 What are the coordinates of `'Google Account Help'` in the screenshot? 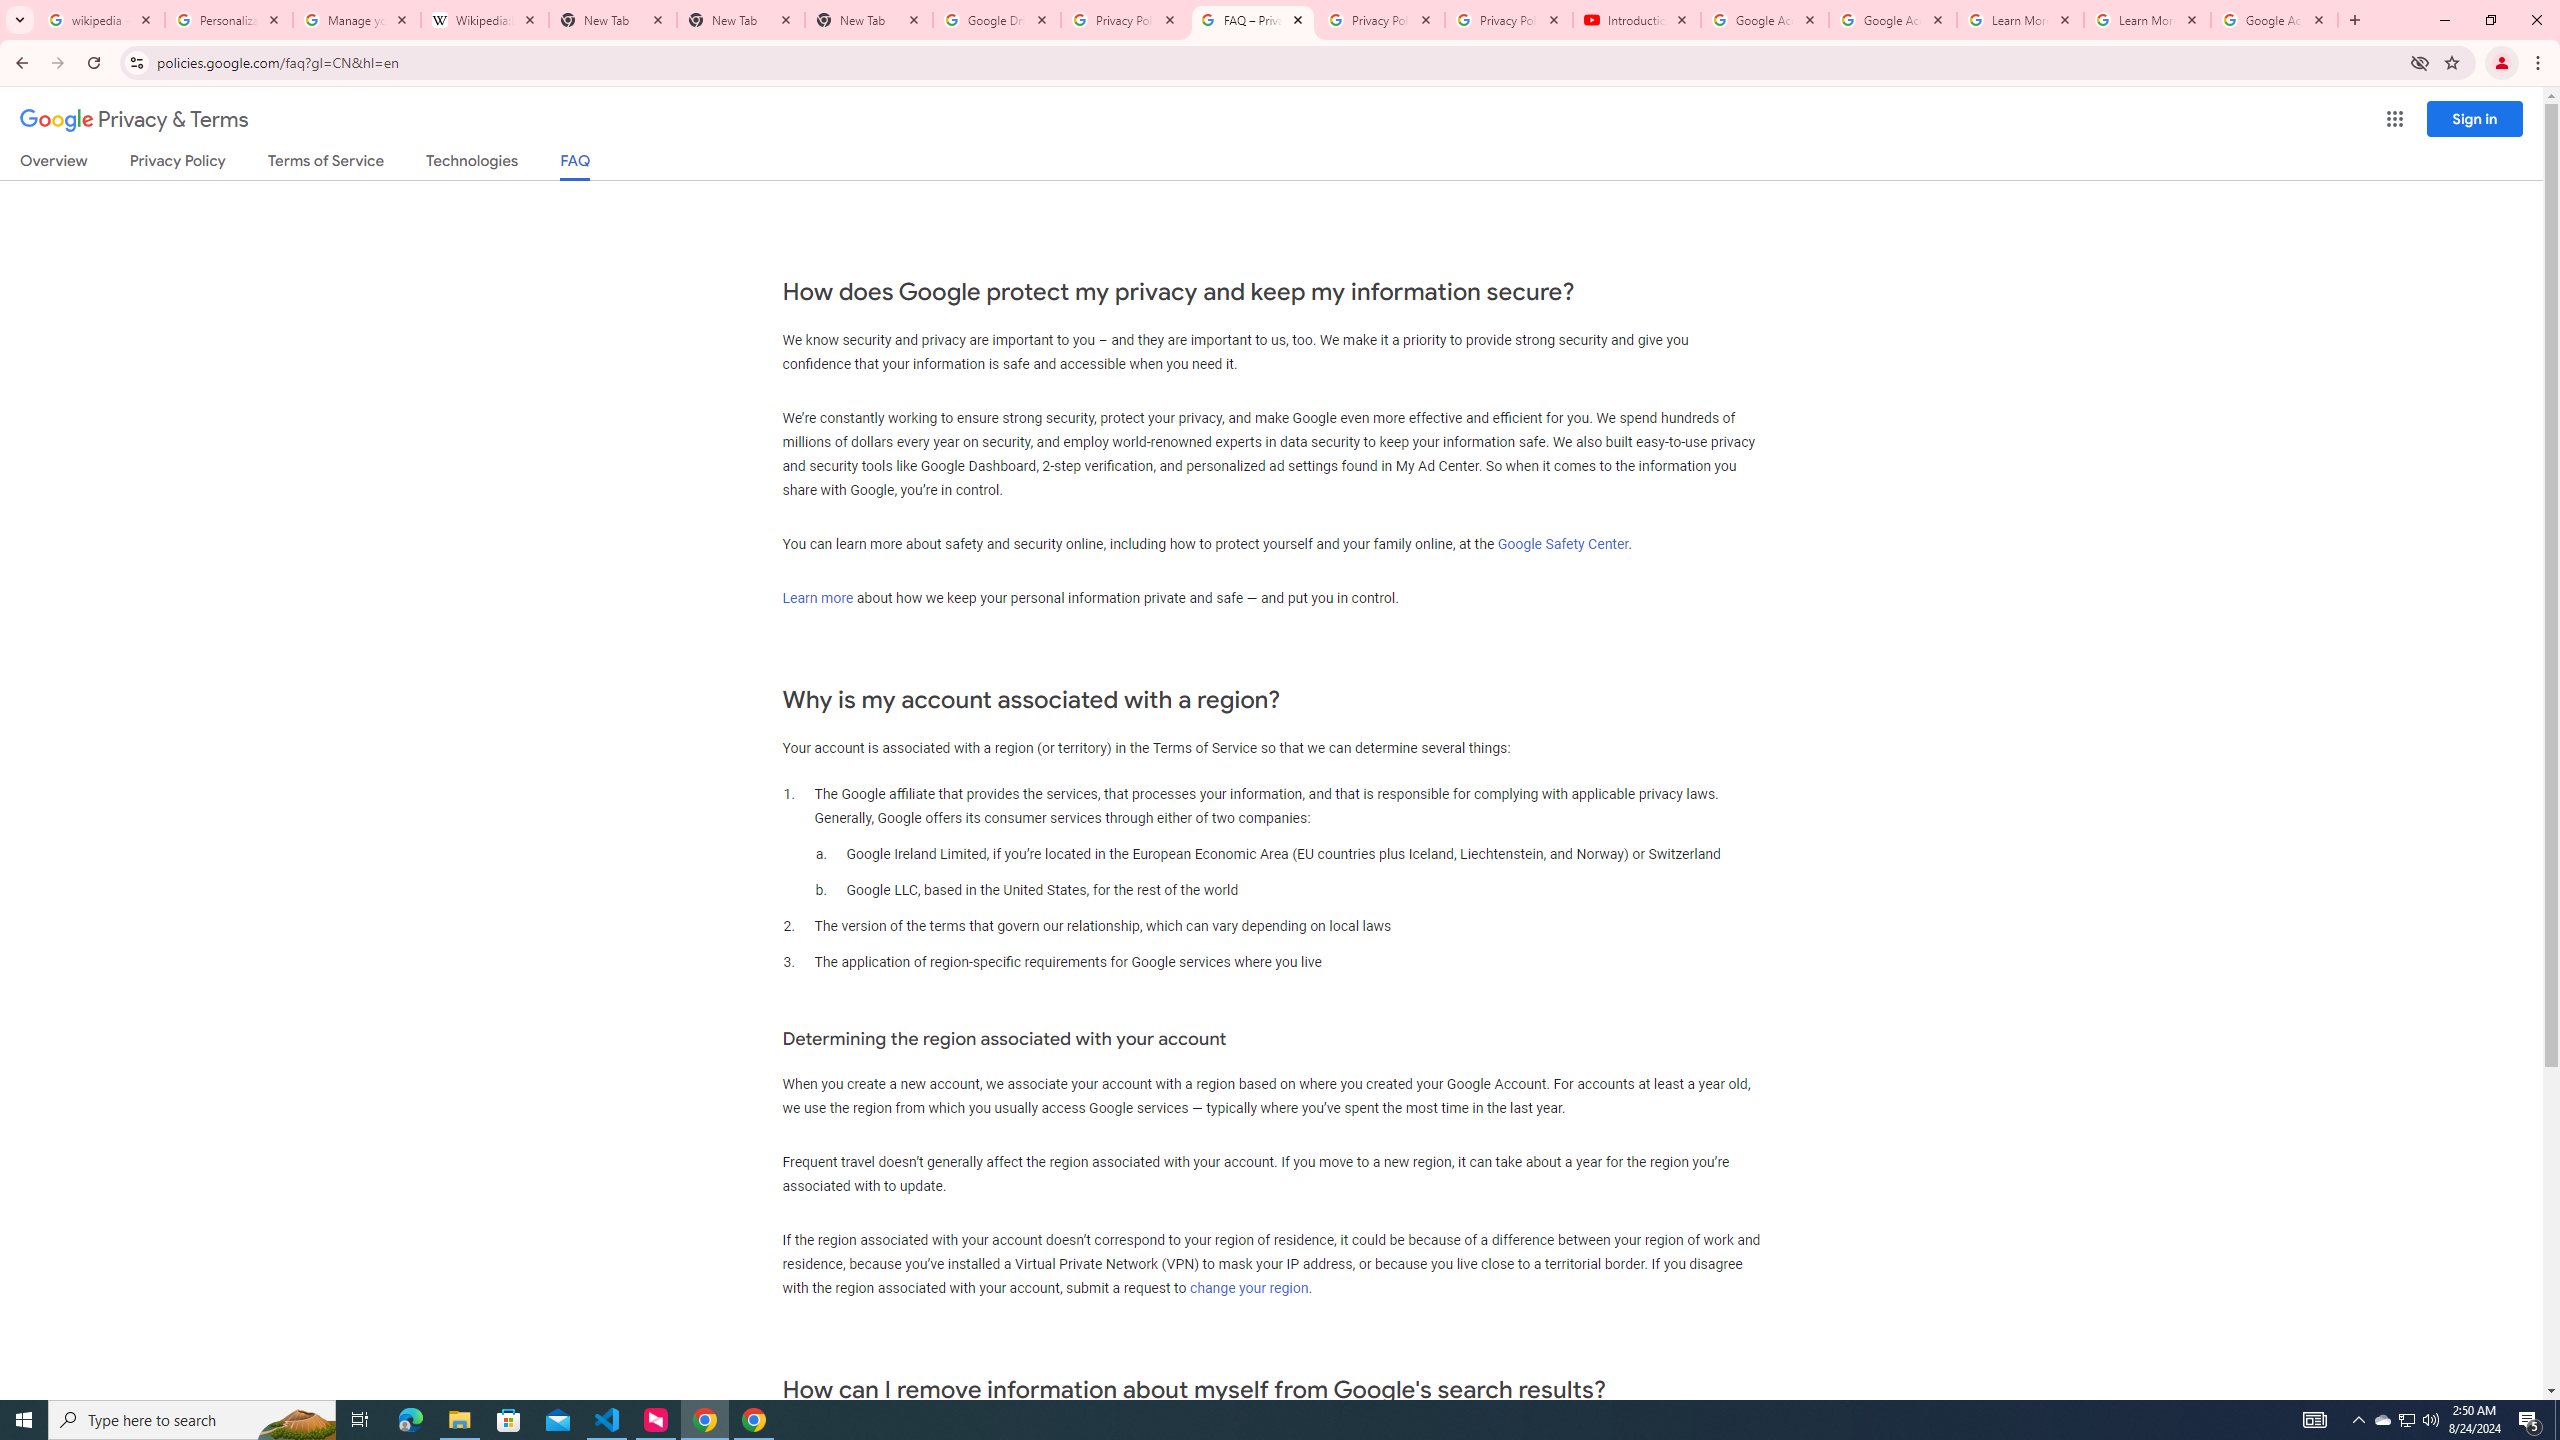 It's located at (1892, 19).